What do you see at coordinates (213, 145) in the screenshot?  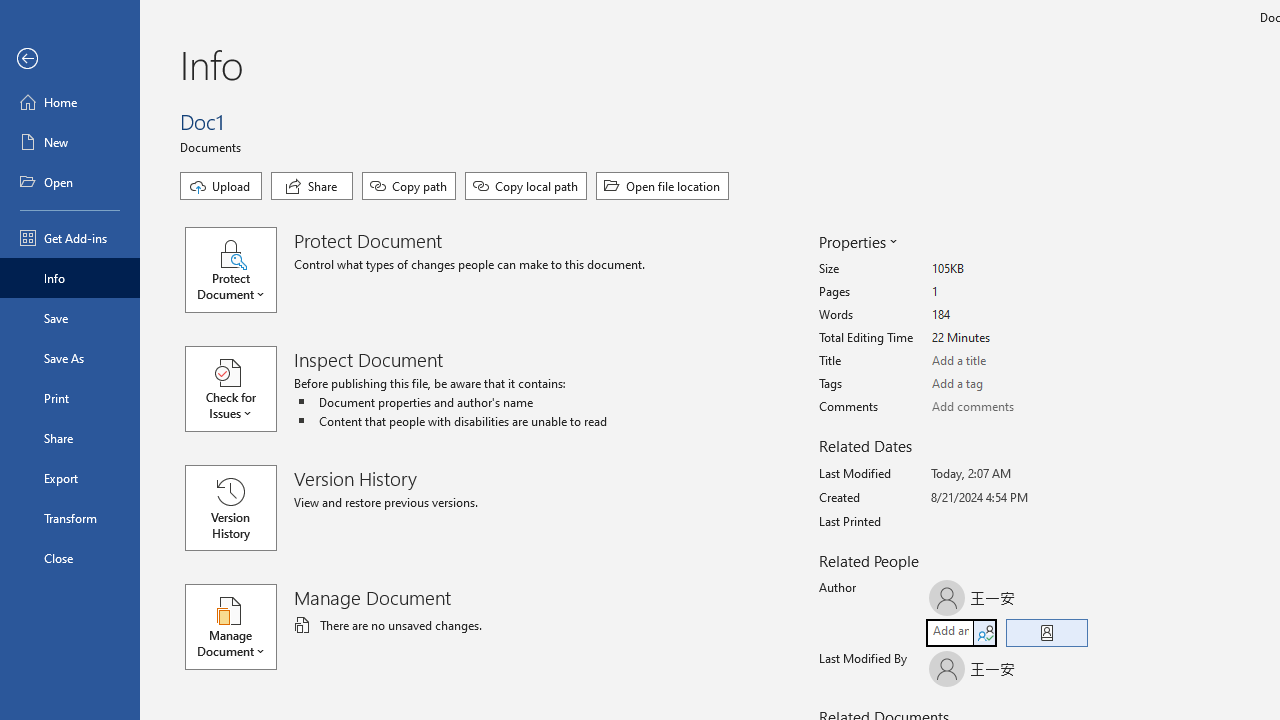 I see `'Documents'` at bounding box center [213, 145].